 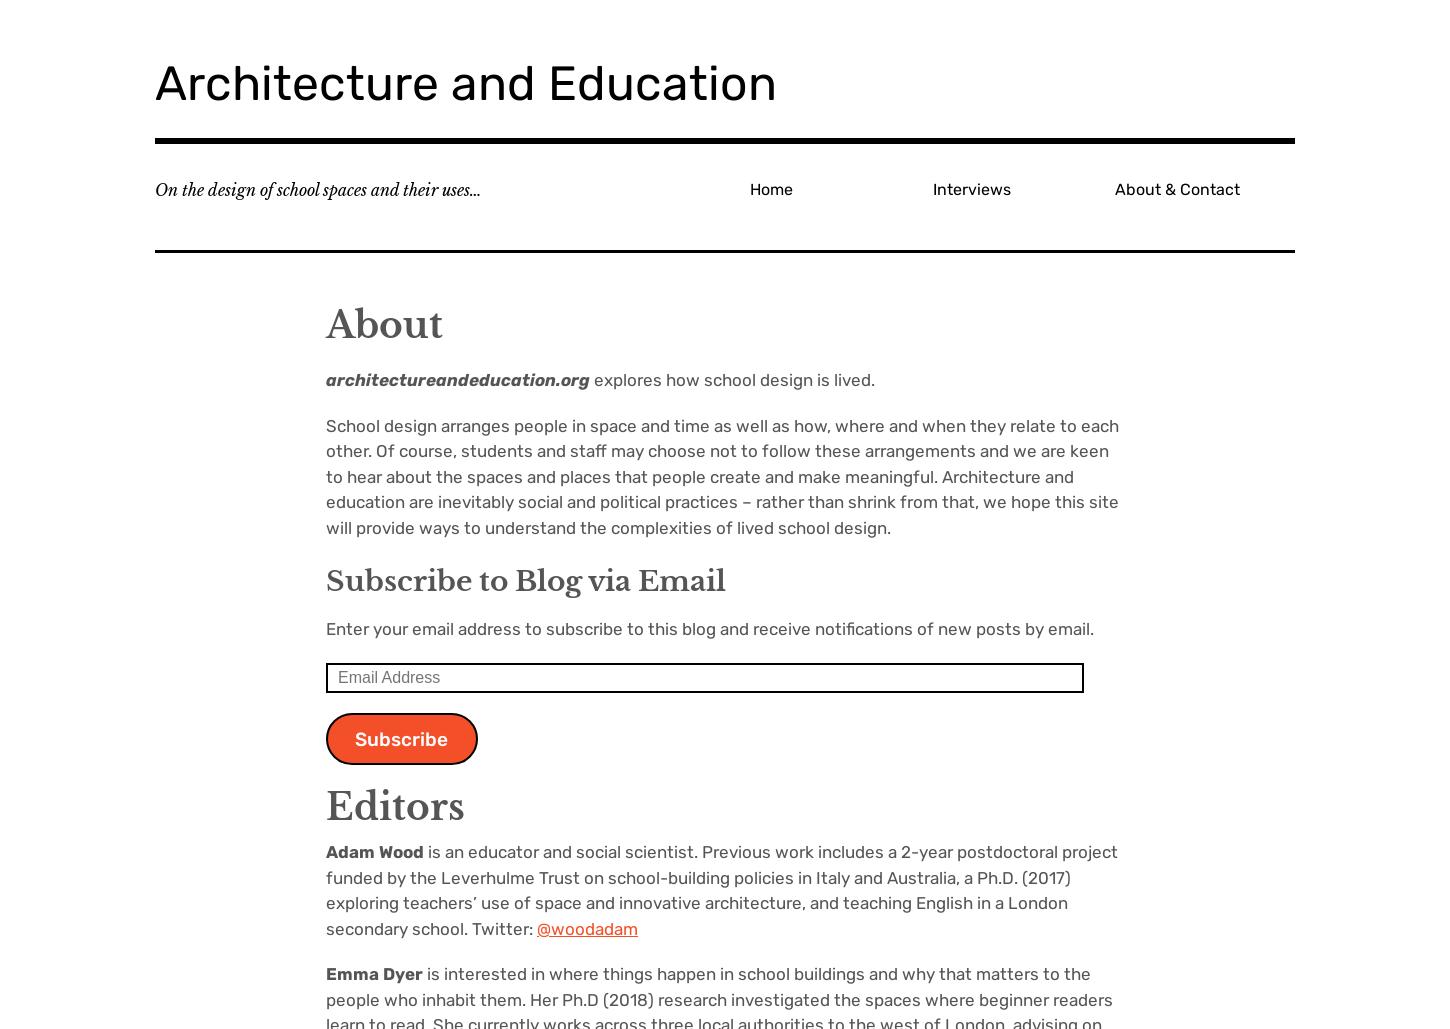 What do you see at coordinates (325, 851) in the screenshot?
I see `'Adam Wood'` at bounding box center [325, 851].